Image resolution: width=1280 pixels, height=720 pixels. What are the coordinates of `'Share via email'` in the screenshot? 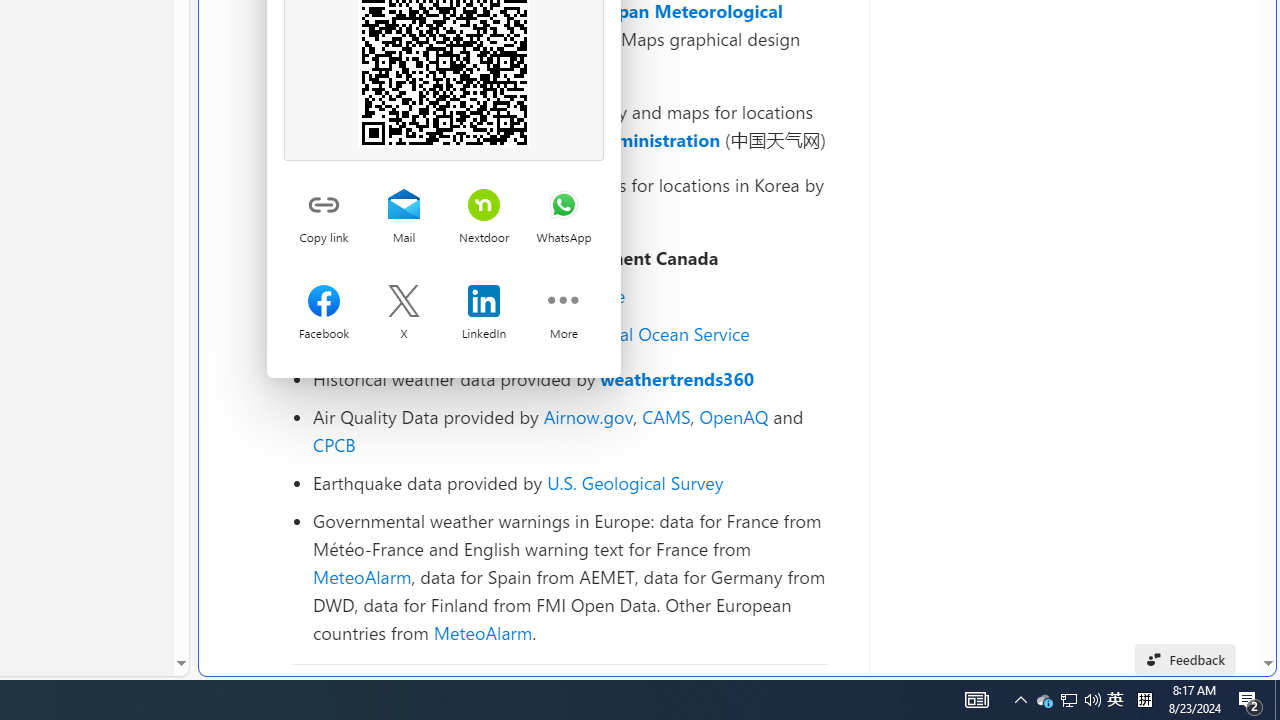 It's located at (402, 206).